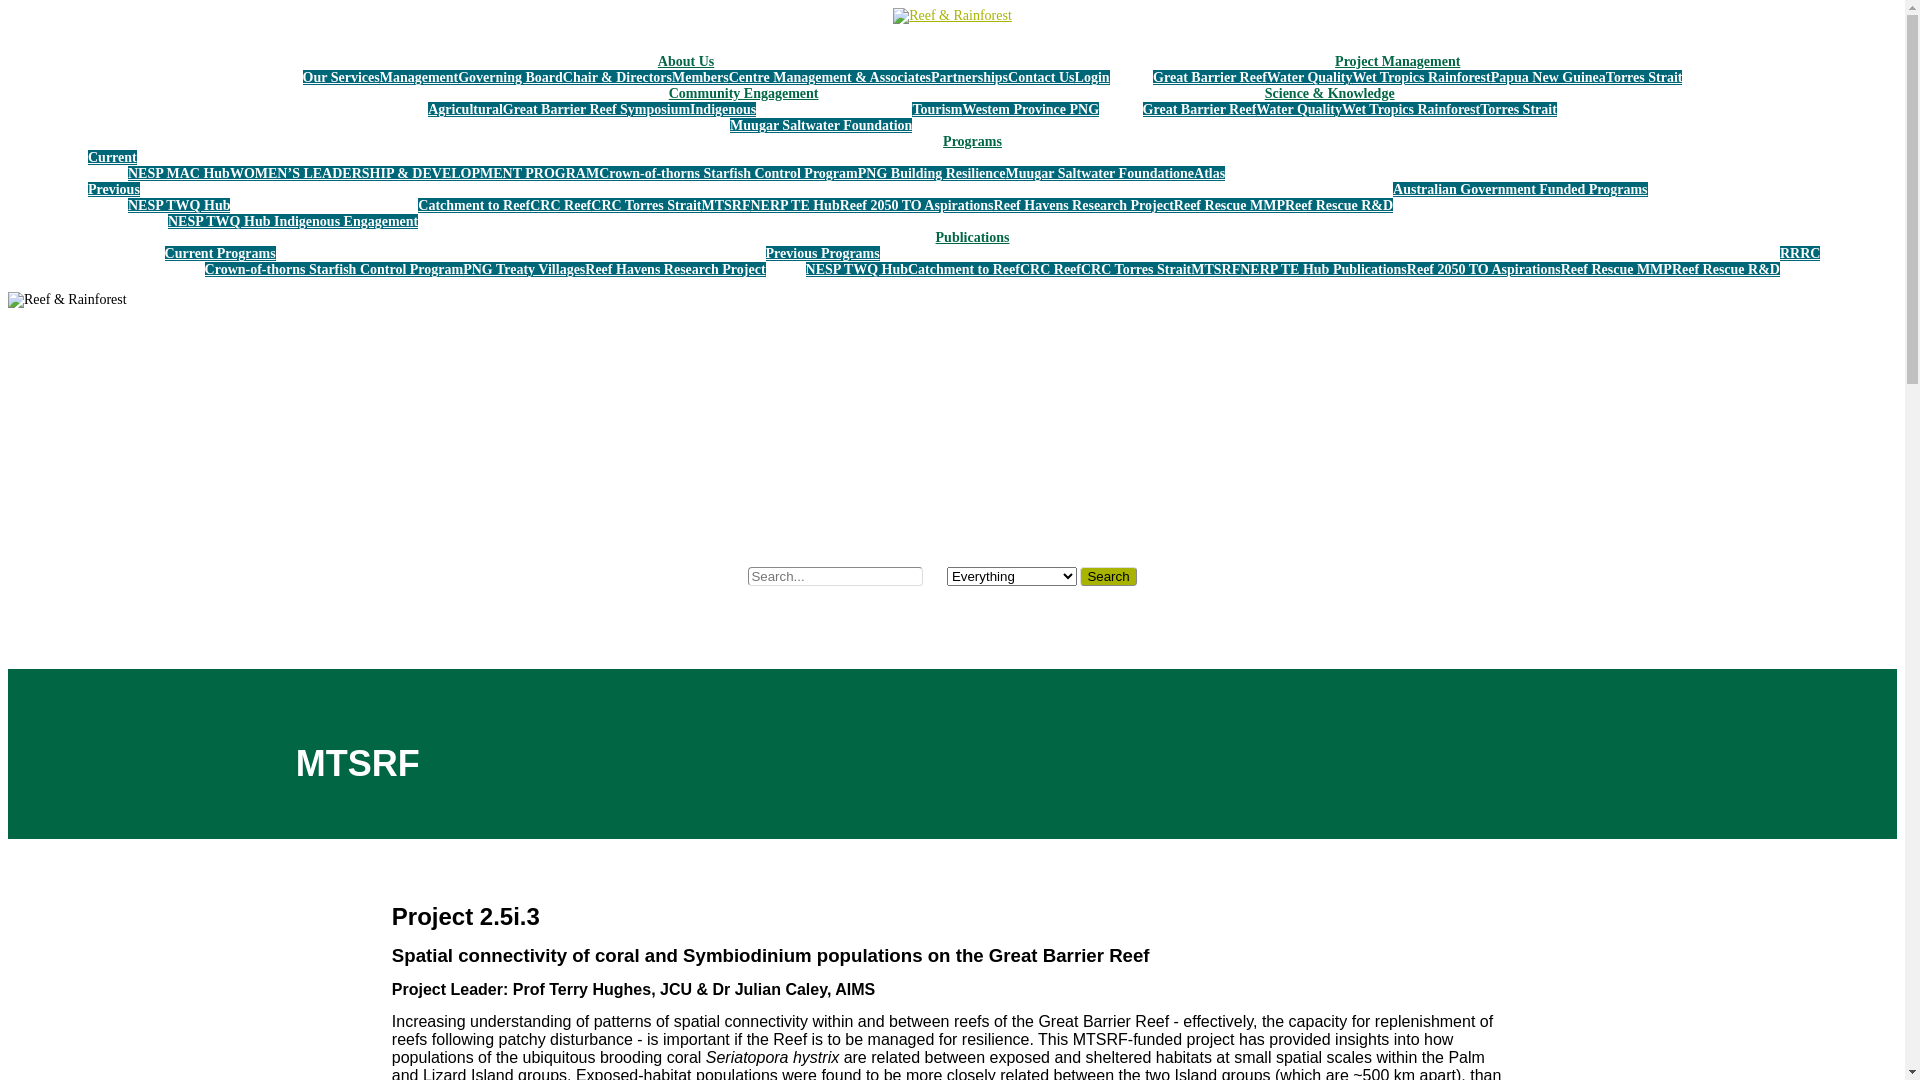 The image size is (1920, 1080). Describe the element at coordinates (1188, 172) in the screenshot. I see `'eAtlas'` at that location.